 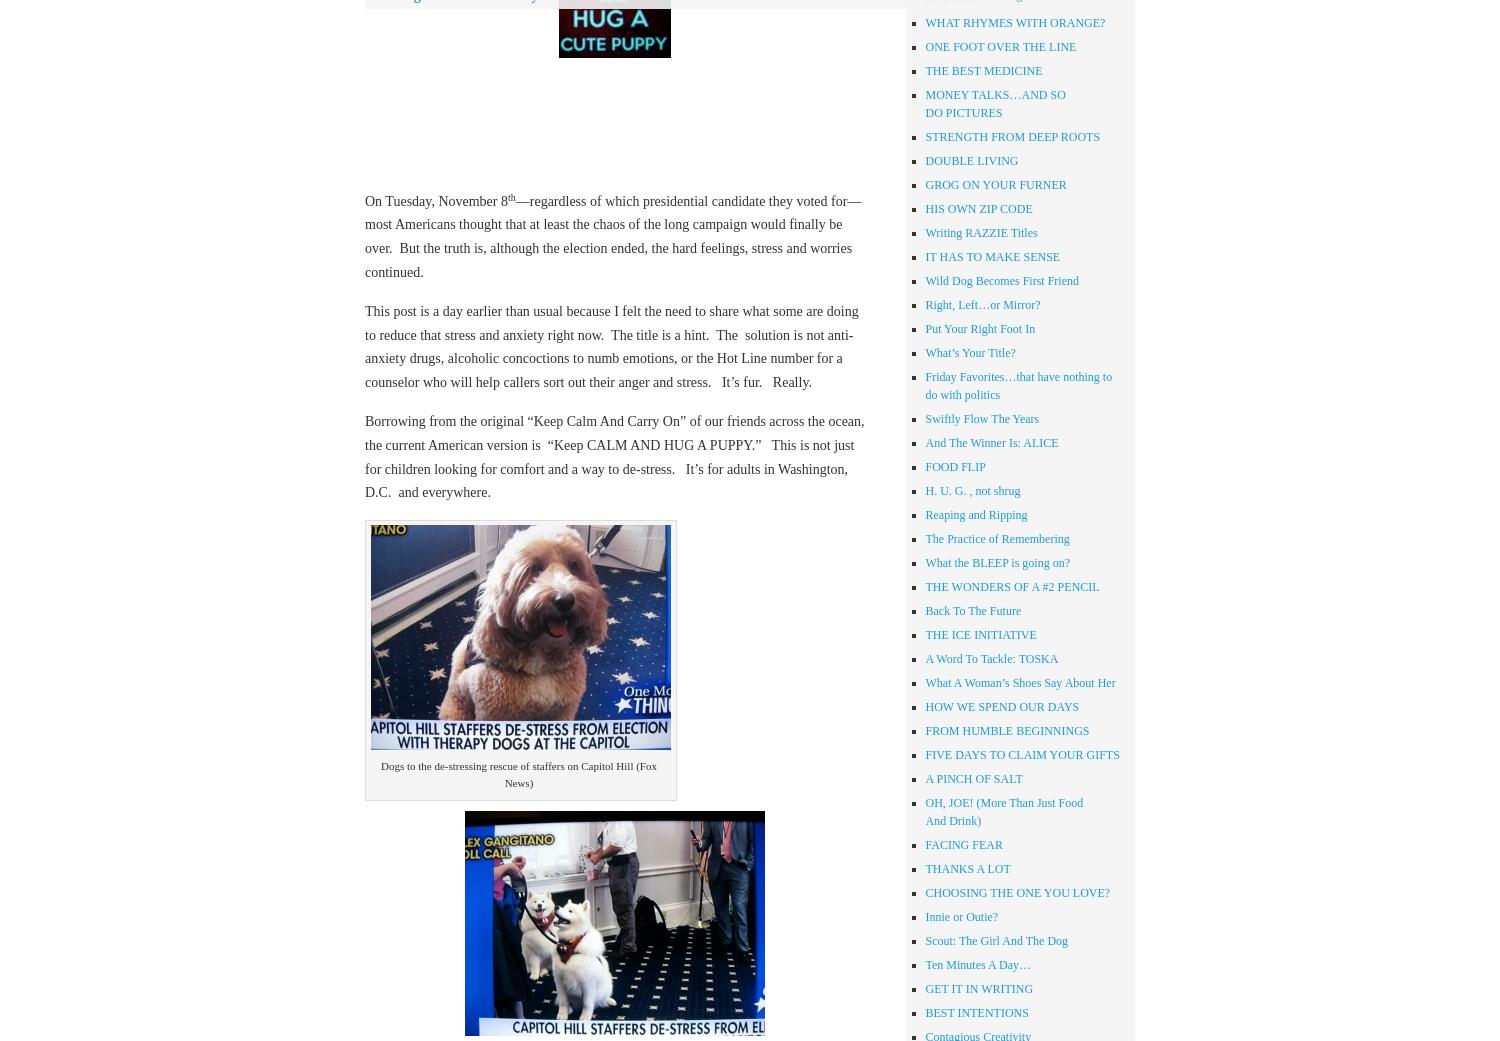 What do you see at coordinates (982, 69) in the screenshot?
I see `'THE BEST MEDICINE'` at bounding box center [982, 69].